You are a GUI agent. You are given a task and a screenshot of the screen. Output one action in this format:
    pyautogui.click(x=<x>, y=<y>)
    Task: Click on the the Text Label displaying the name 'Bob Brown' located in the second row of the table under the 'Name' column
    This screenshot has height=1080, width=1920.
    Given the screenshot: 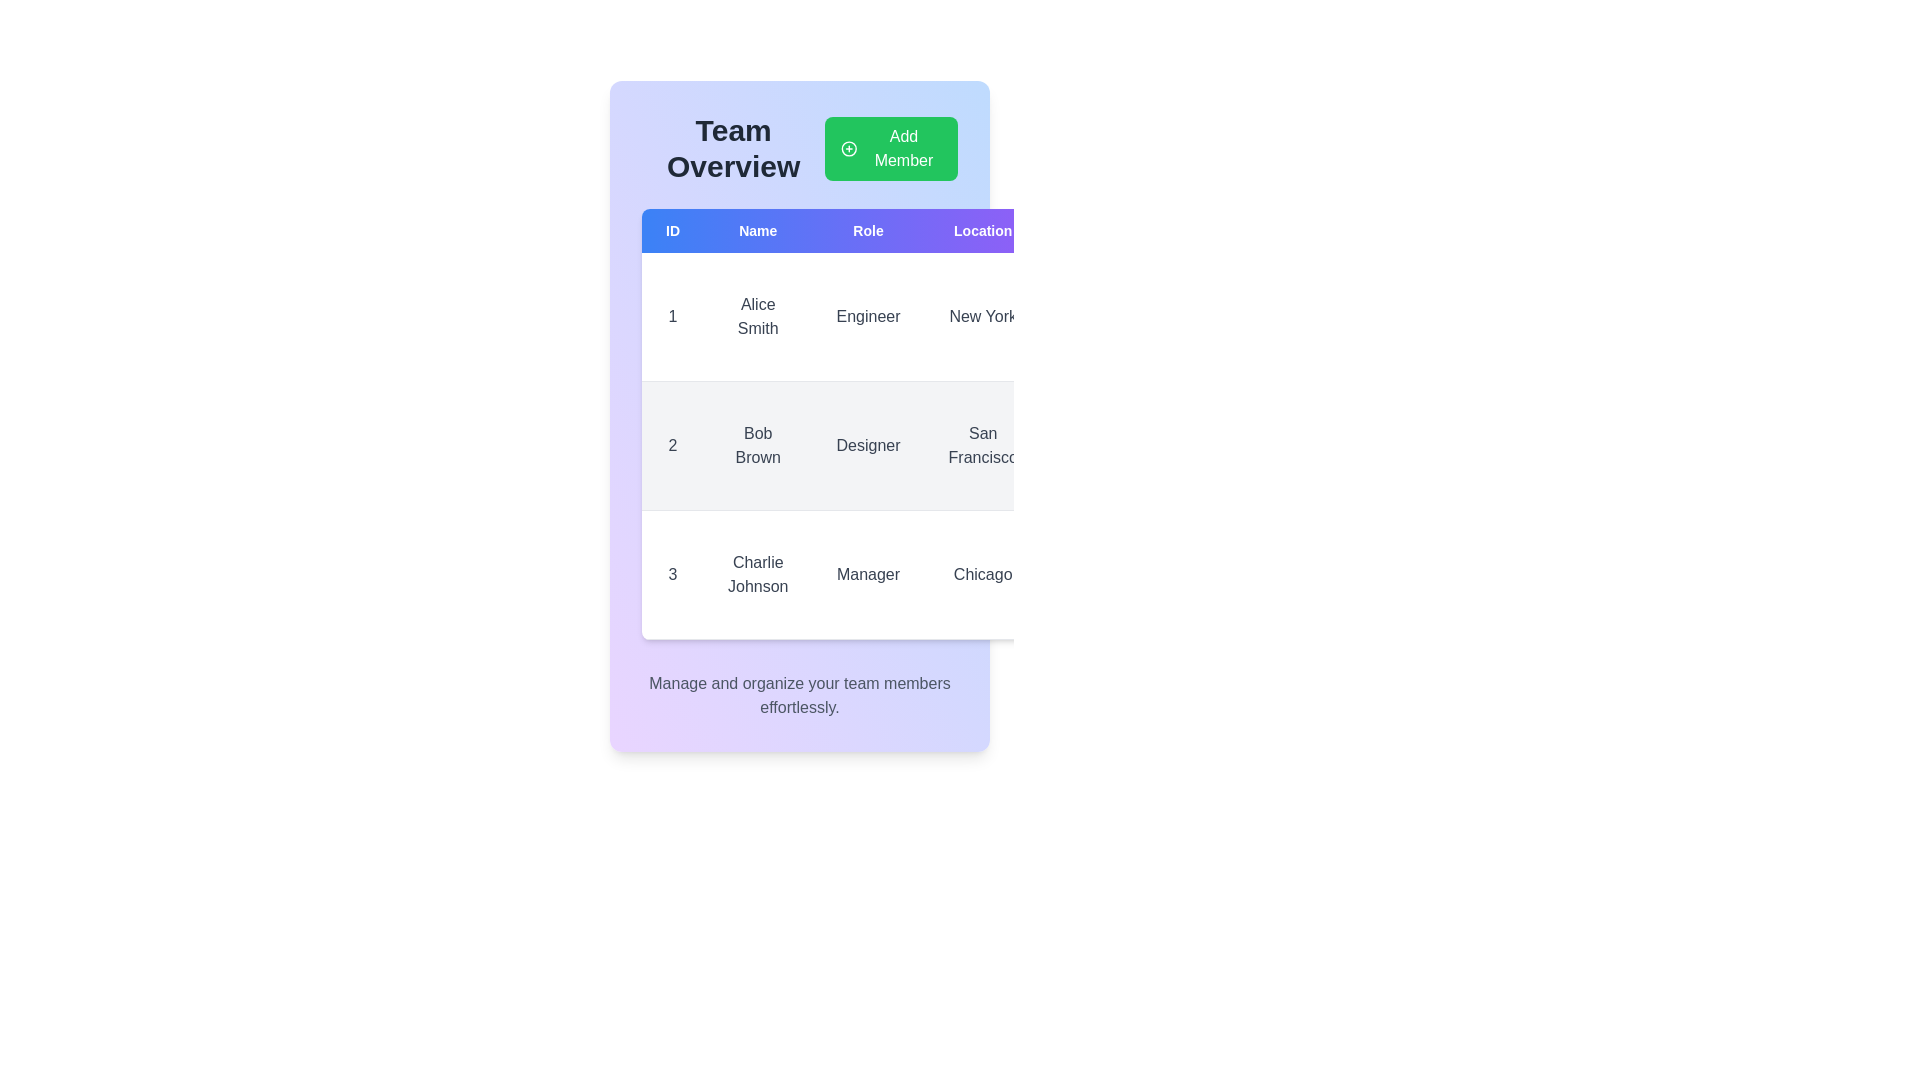 What is the action you would take?
    pyautogui.click(x=757, y=445)
    